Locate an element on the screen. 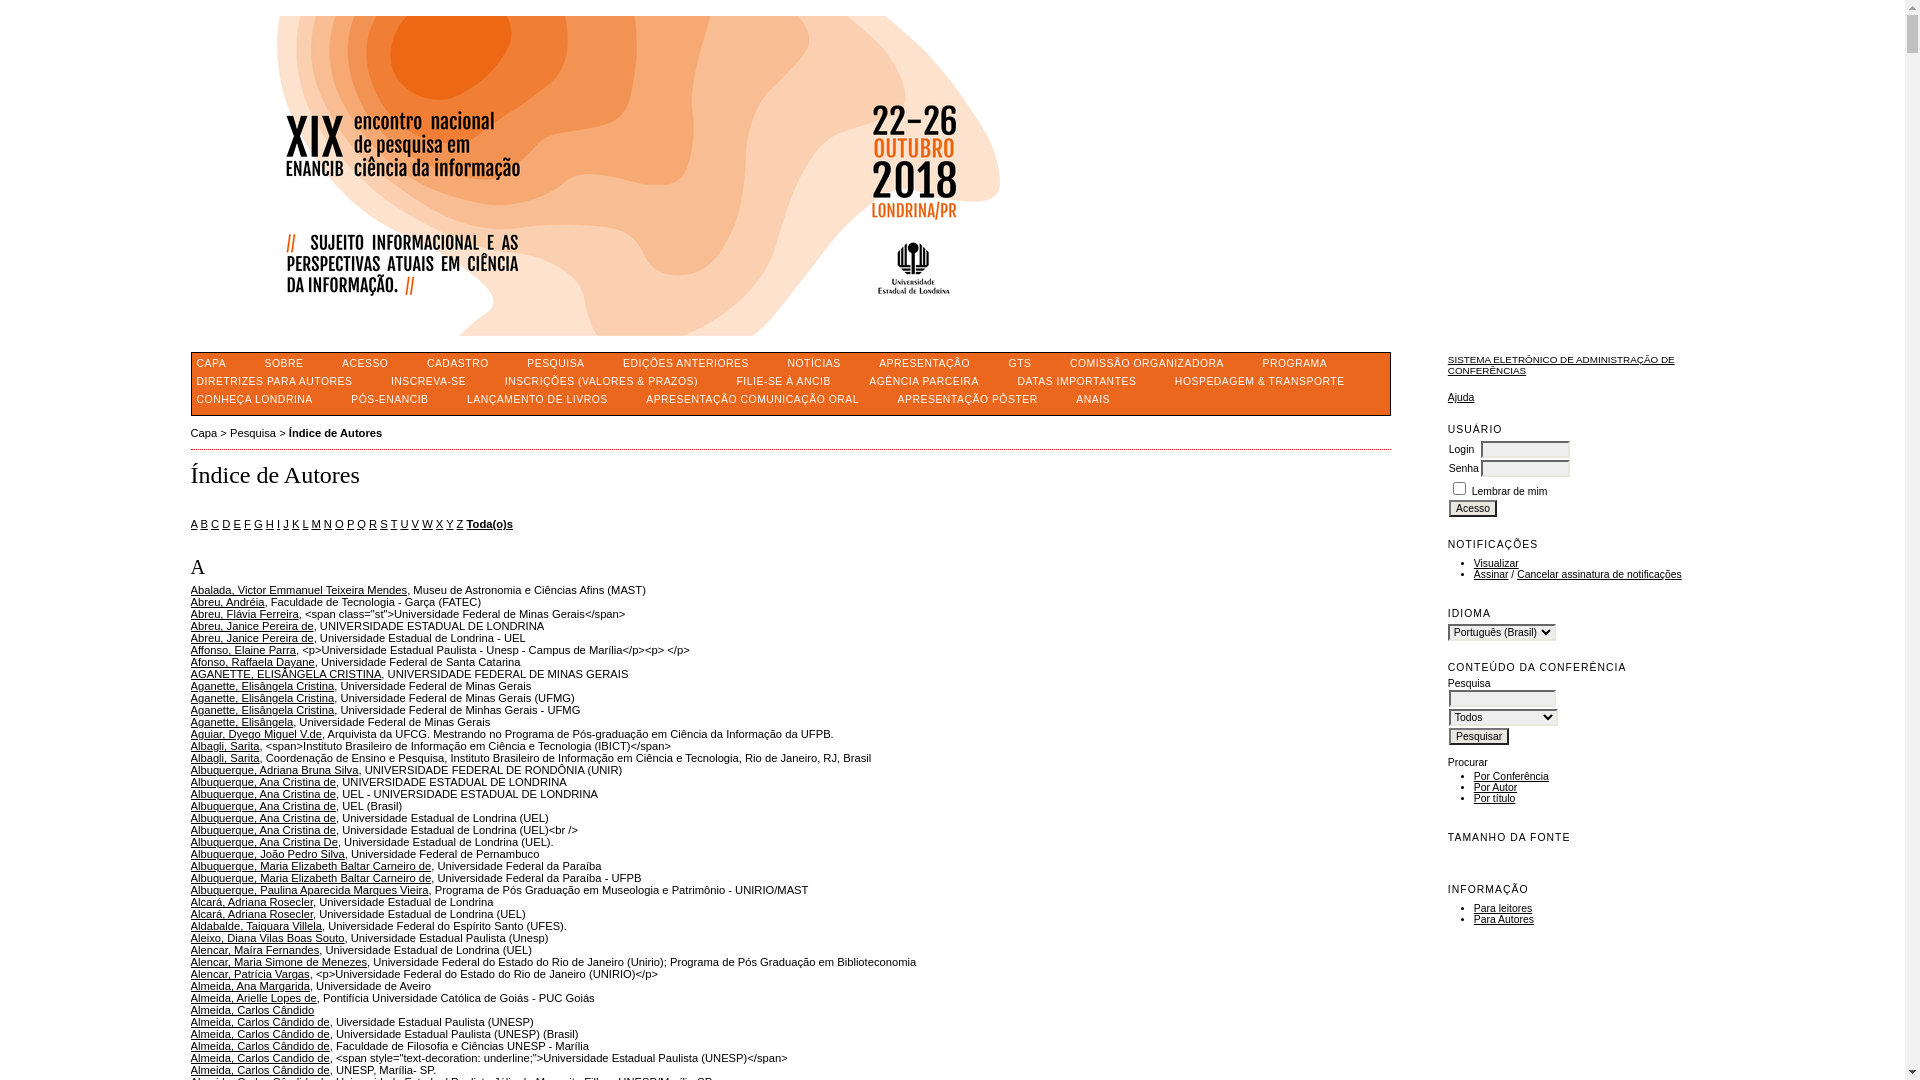 The image size is (1920, 1080). 'O' is located at coordinates (339, 523).